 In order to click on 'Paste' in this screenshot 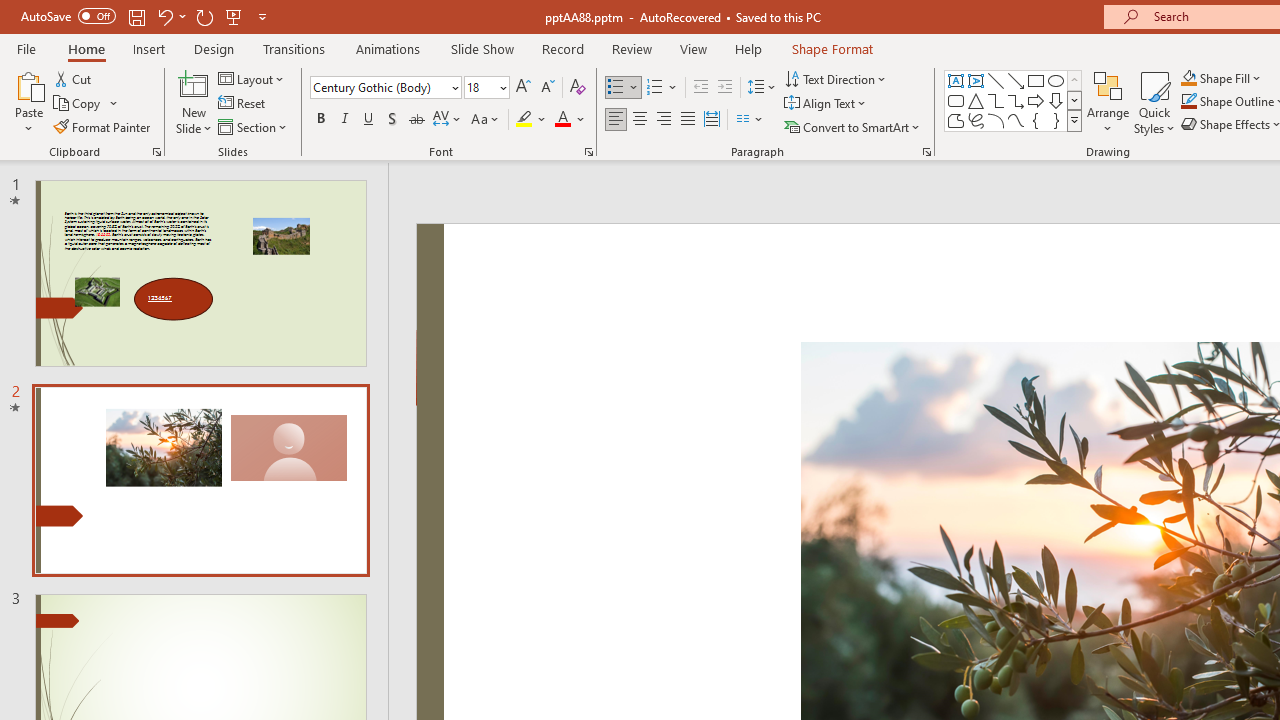, I will do `click(28, 103)`.